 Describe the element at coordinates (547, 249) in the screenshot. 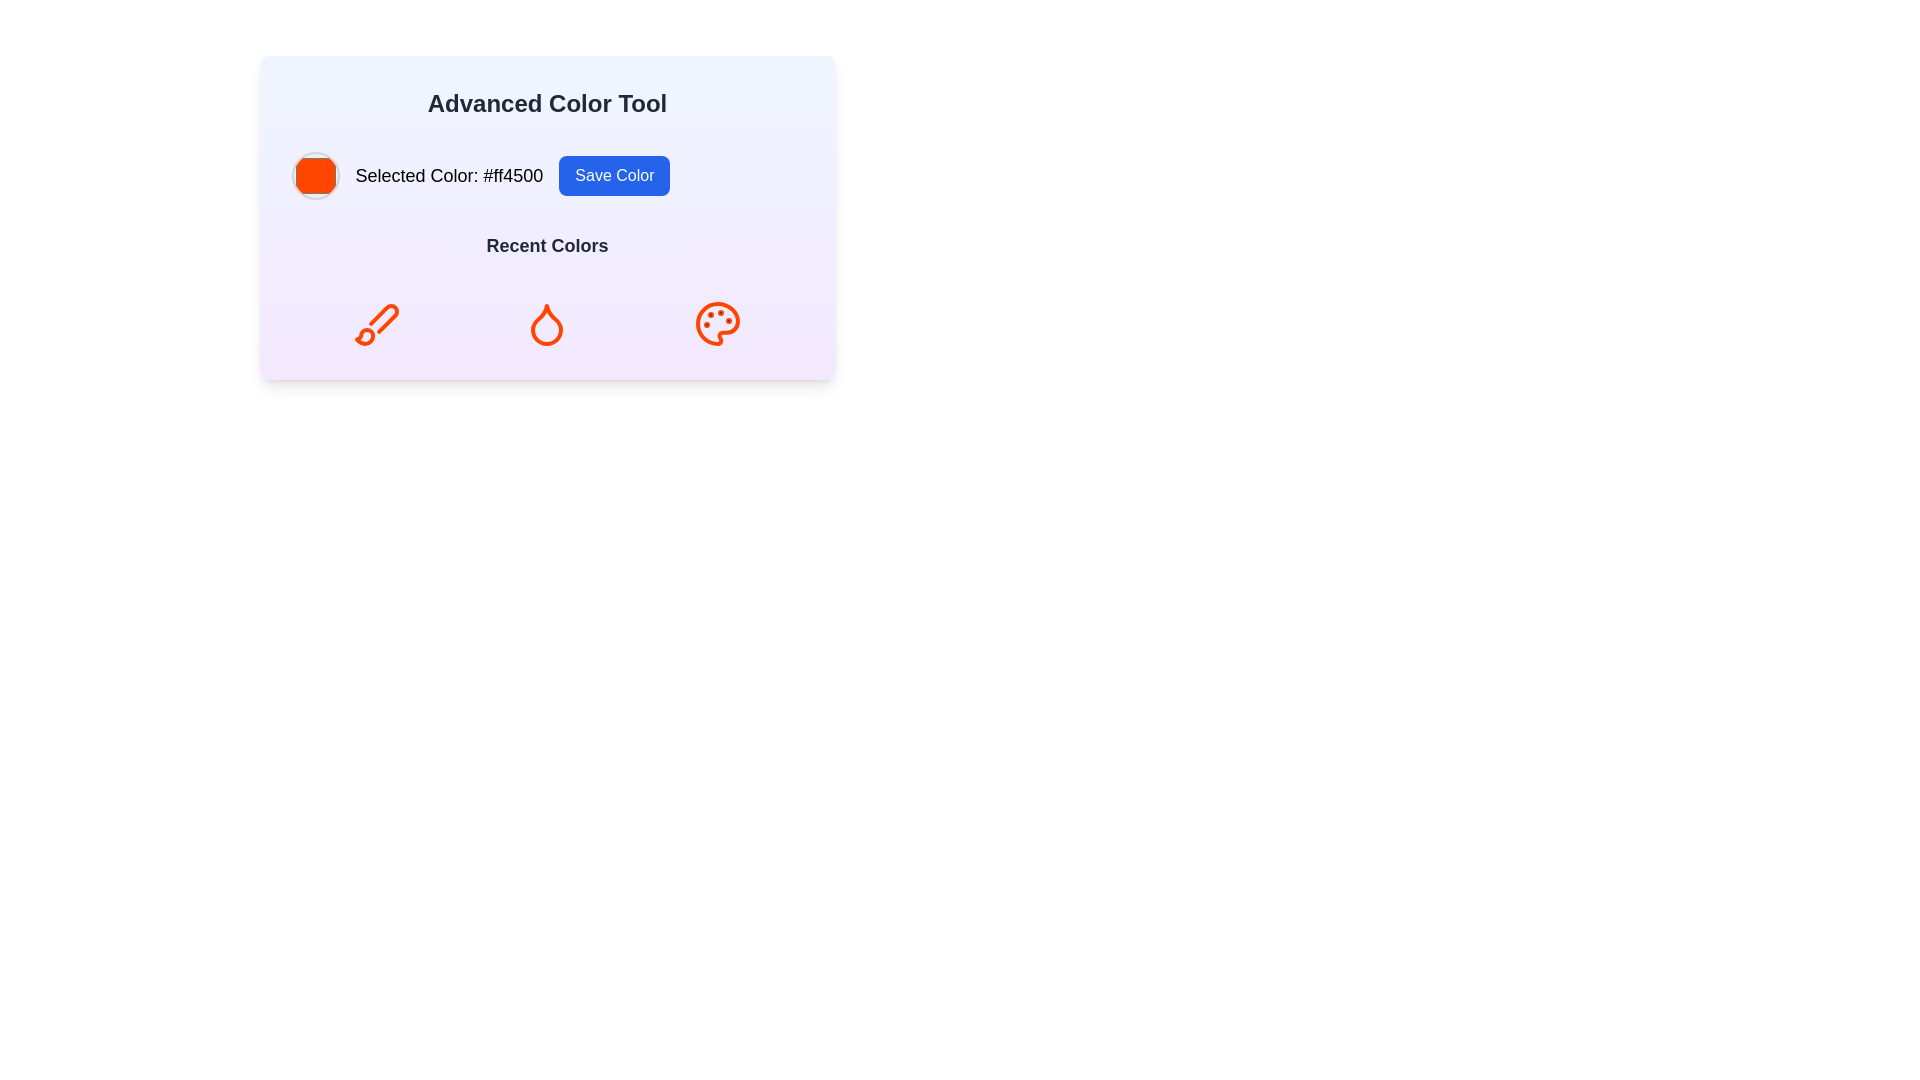

I see `the 'Recent Colors' text, which is styled with a bold, larger font size and dark gray color, located centrally below the selected color section and above a group of icons` at that location.